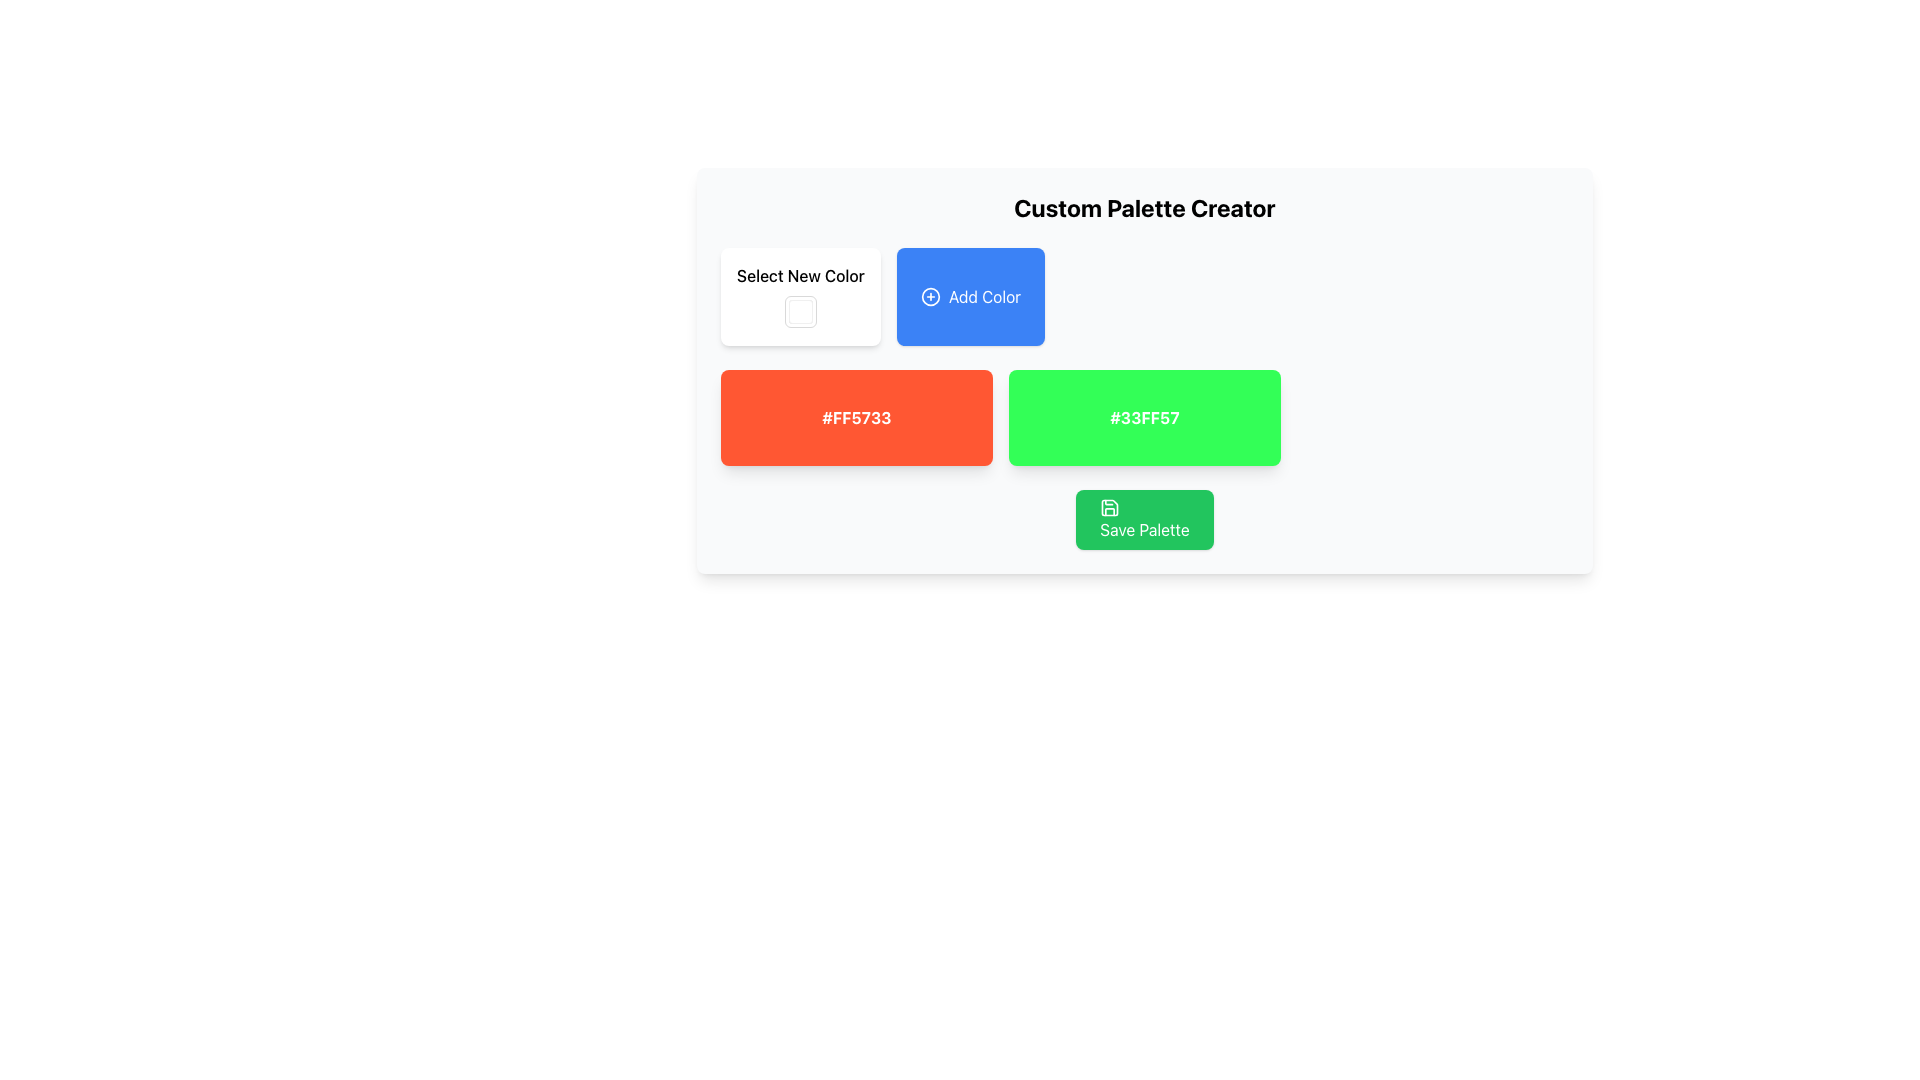 This screenshot has width=1920, height=1080. I want to click on the color selection box within the 'Select New Color' component, so click(800, 297).